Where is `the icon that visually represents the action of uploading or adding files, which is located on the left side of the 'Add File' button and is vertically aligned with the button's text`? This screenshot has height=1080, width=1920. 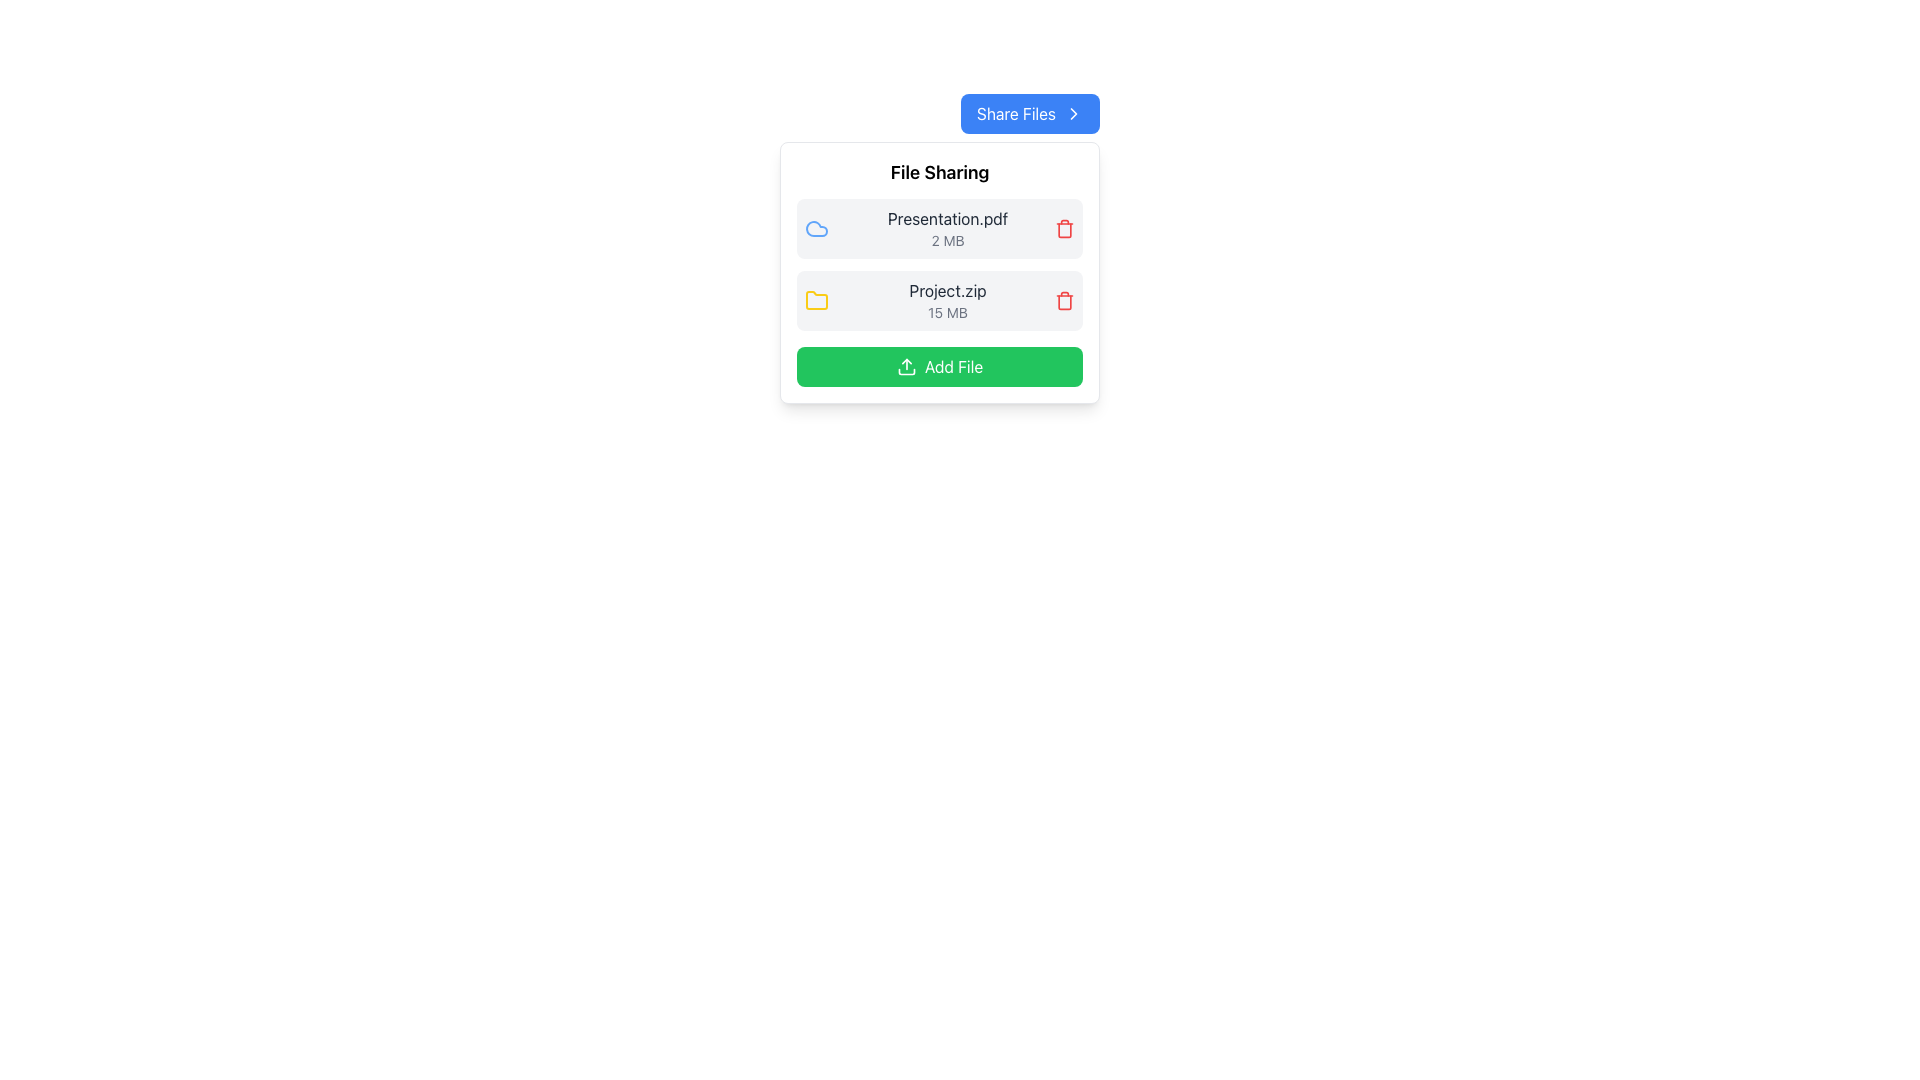
the icon that visually represents the action of uploading or adding files, which is located on the left side of the 'Add File' button and is vertically aligned with the button's text is located at coordinates (906, 366).